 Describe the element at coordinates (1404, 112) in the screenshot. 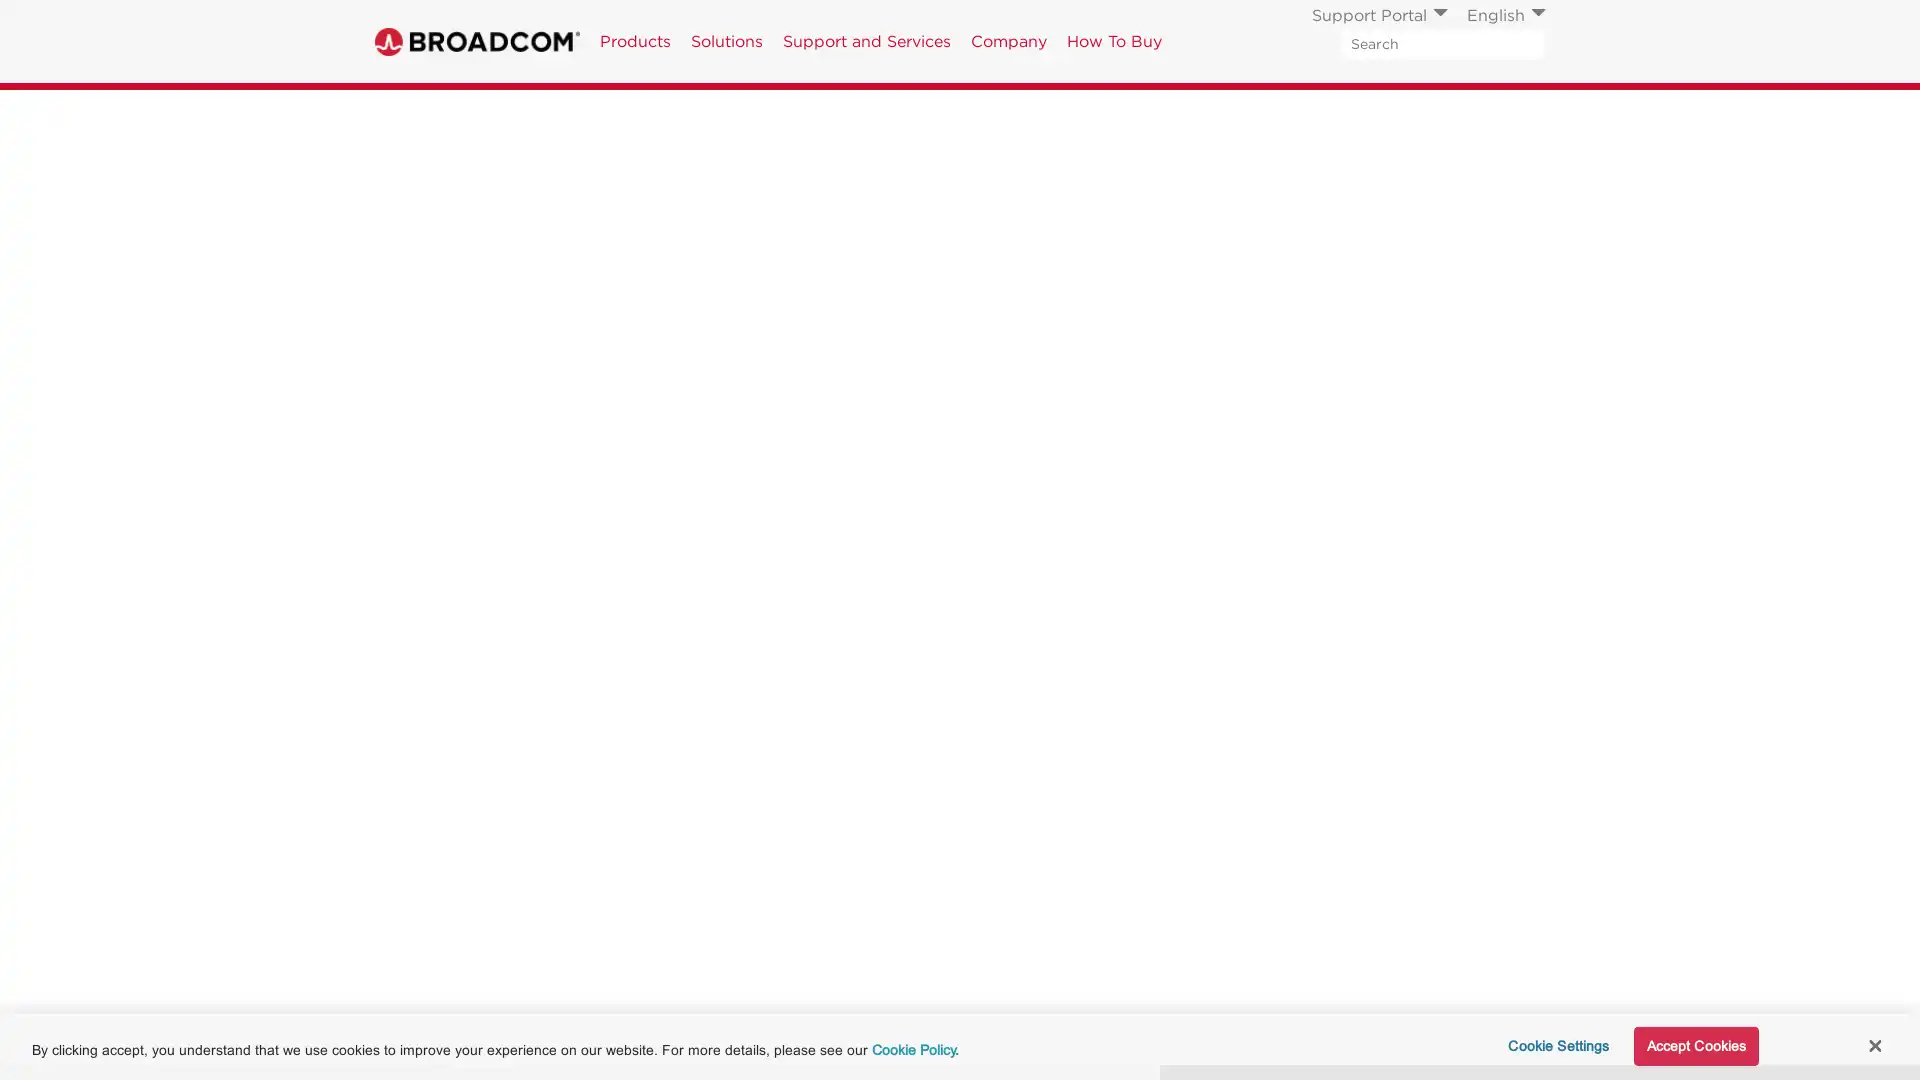

I see `Print` at that location.